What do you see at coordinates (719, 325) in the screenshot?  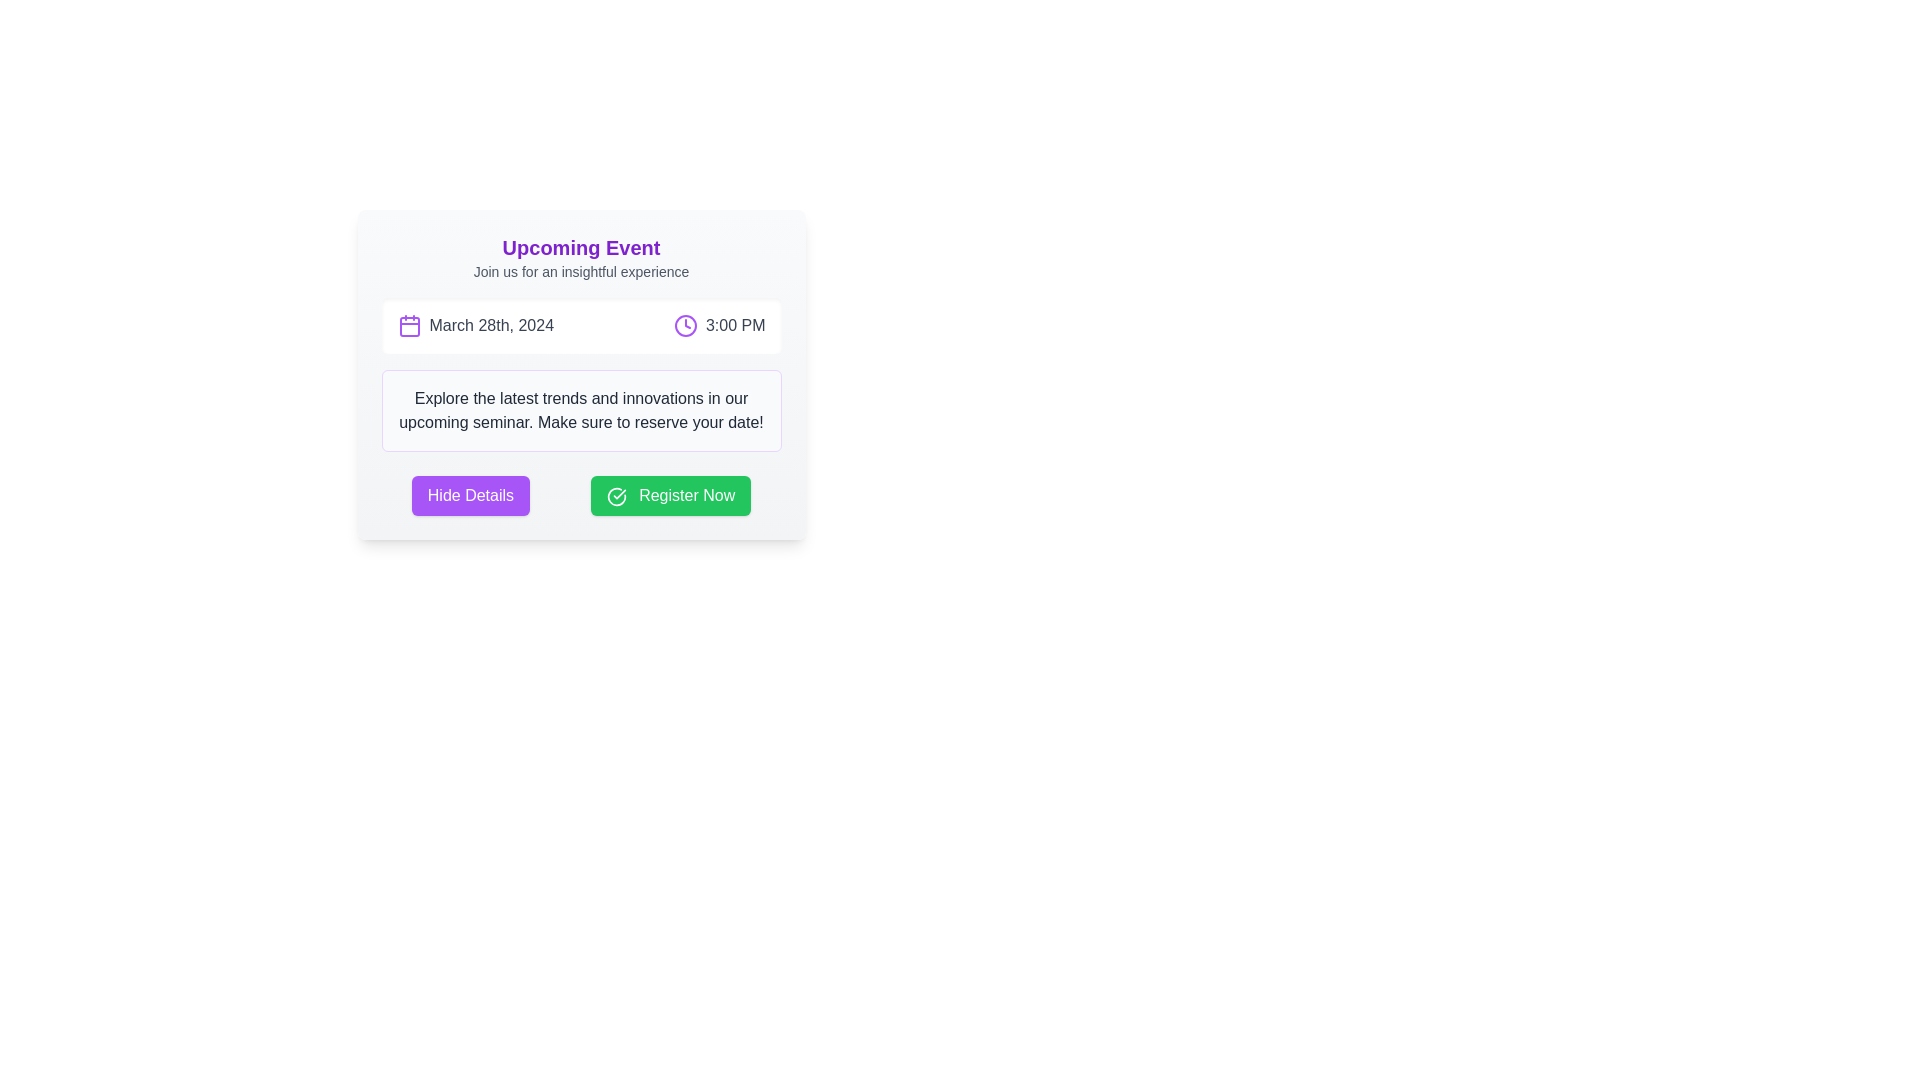 I see `time displayed on the clock icon located in the right-hand portion of the upper section of a card-like interface, adjacent to the date 'March 28th, 2024'` at bounding box center [719, 325].